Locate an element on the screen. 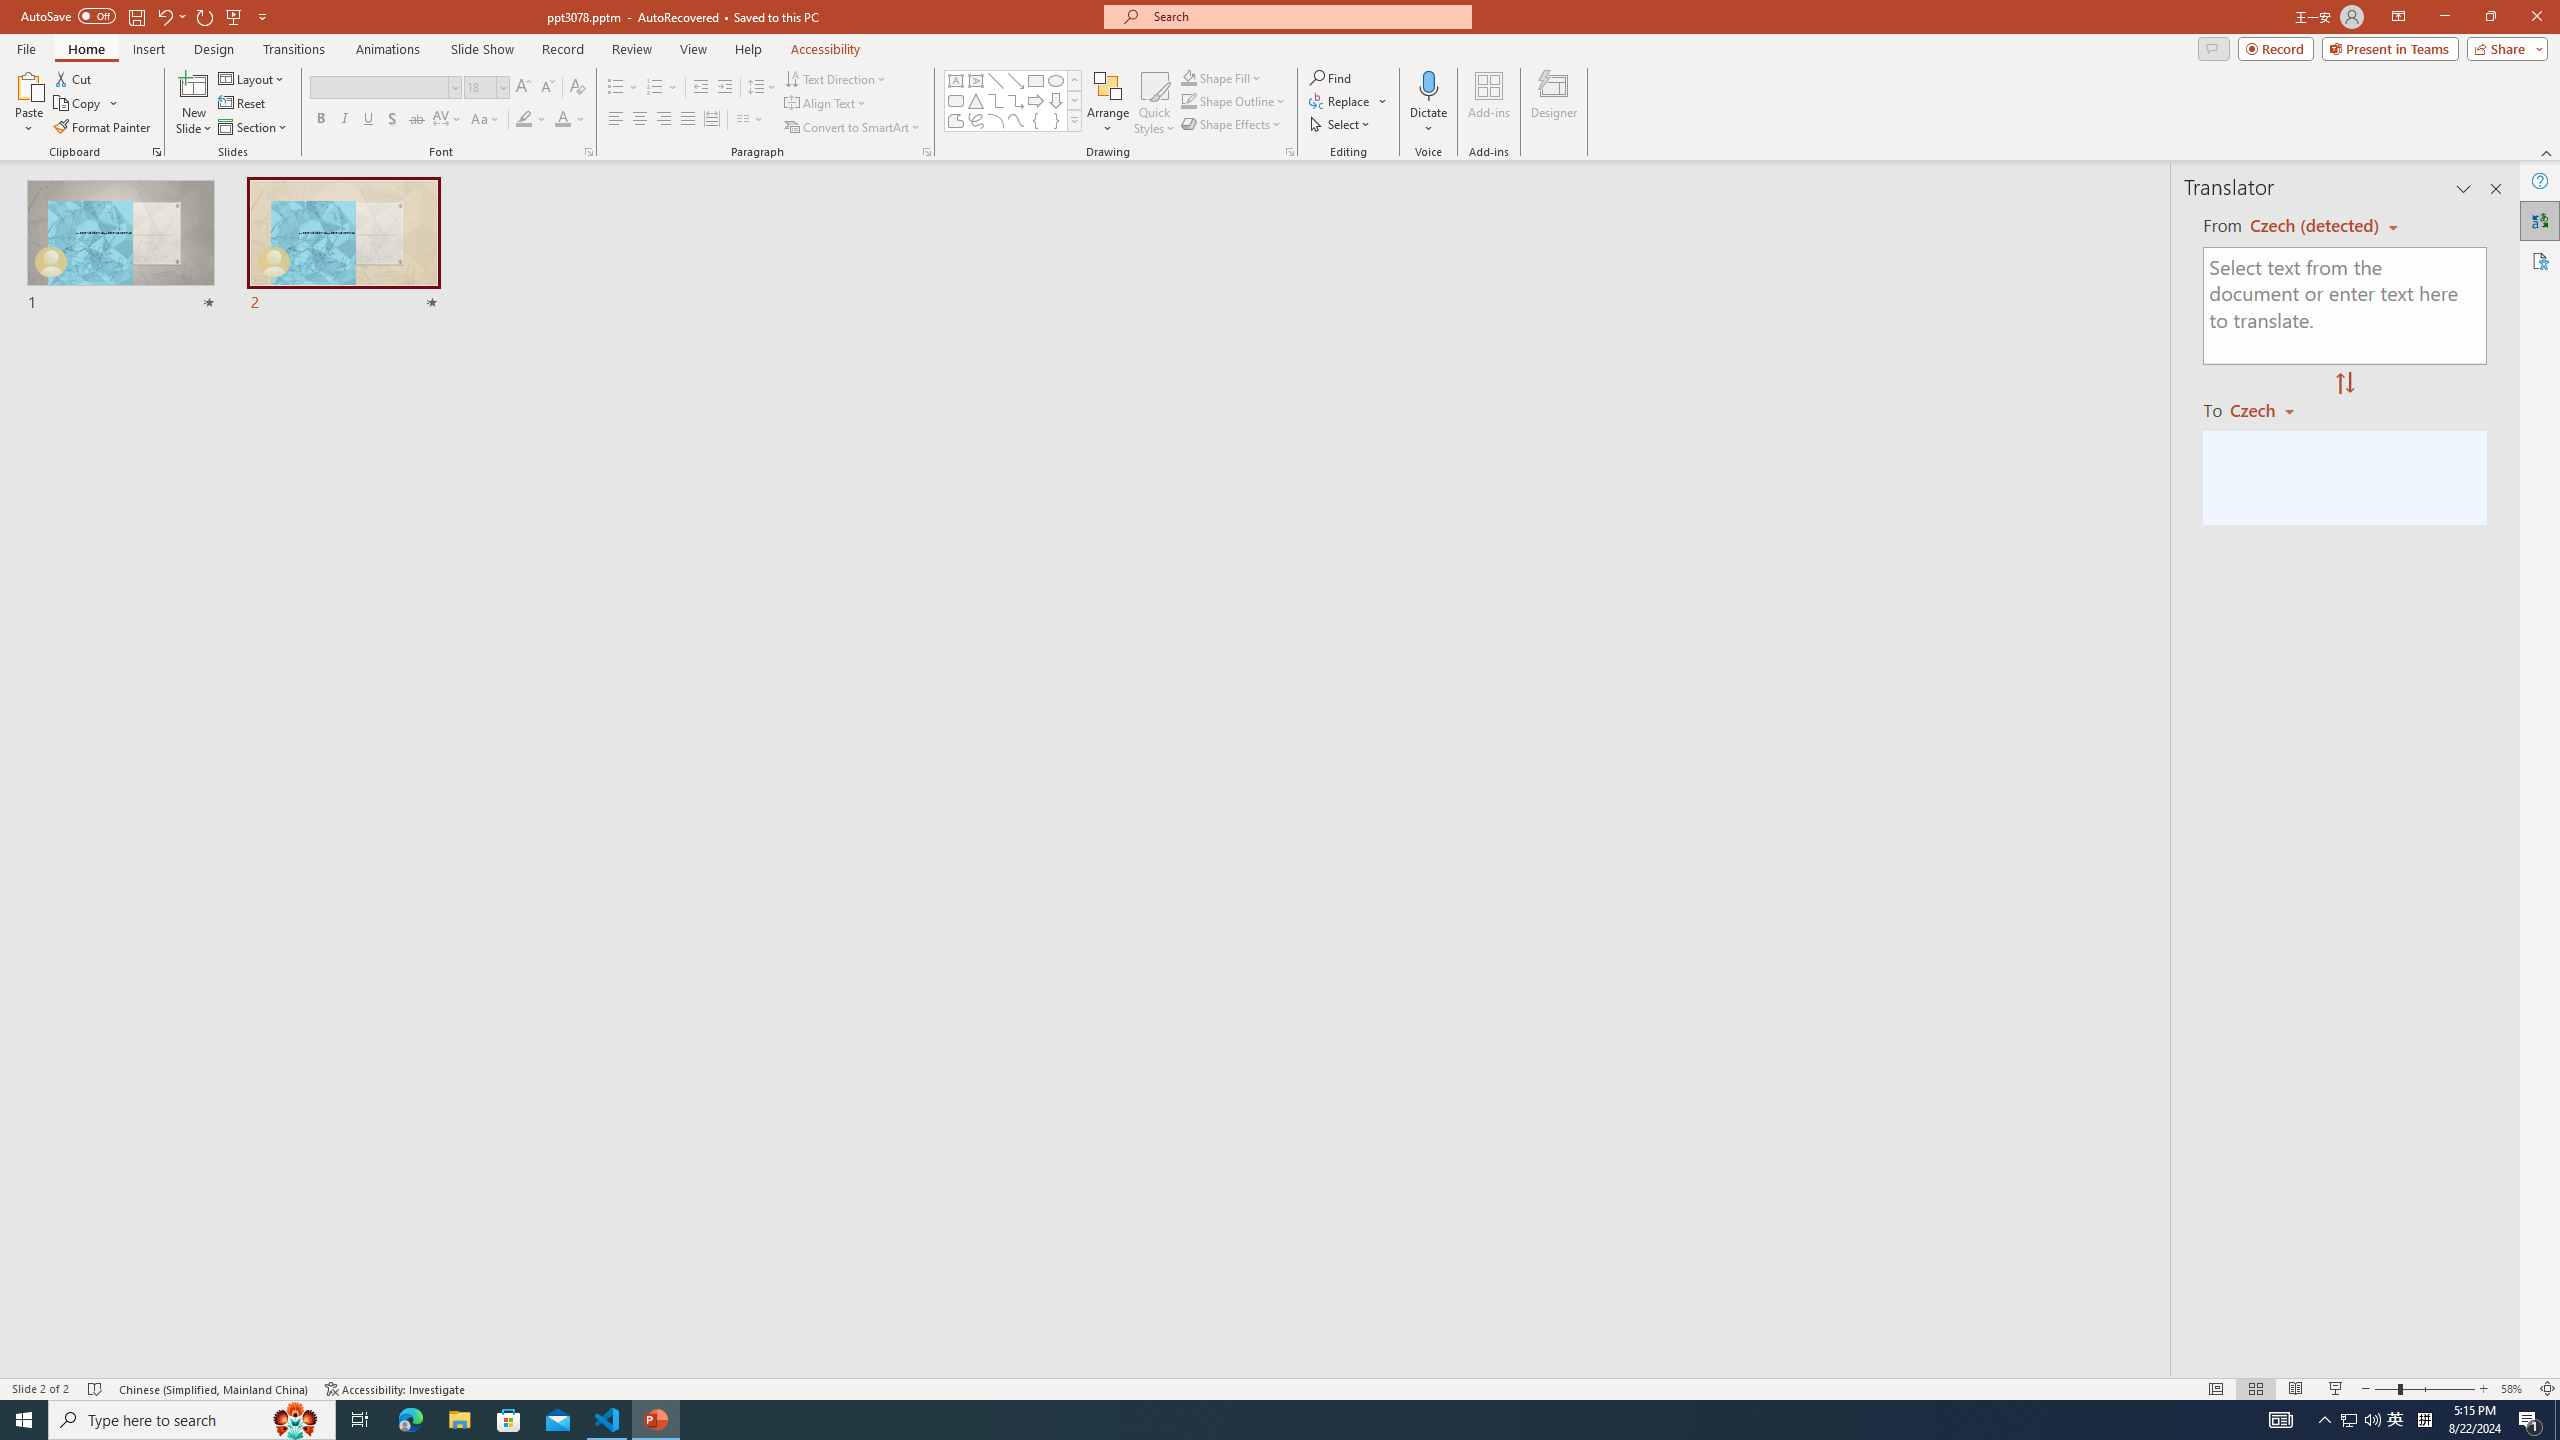 This screenshot has width=2560, height=1440. 'Shape Effects' is located at coordinates (1231, 122).